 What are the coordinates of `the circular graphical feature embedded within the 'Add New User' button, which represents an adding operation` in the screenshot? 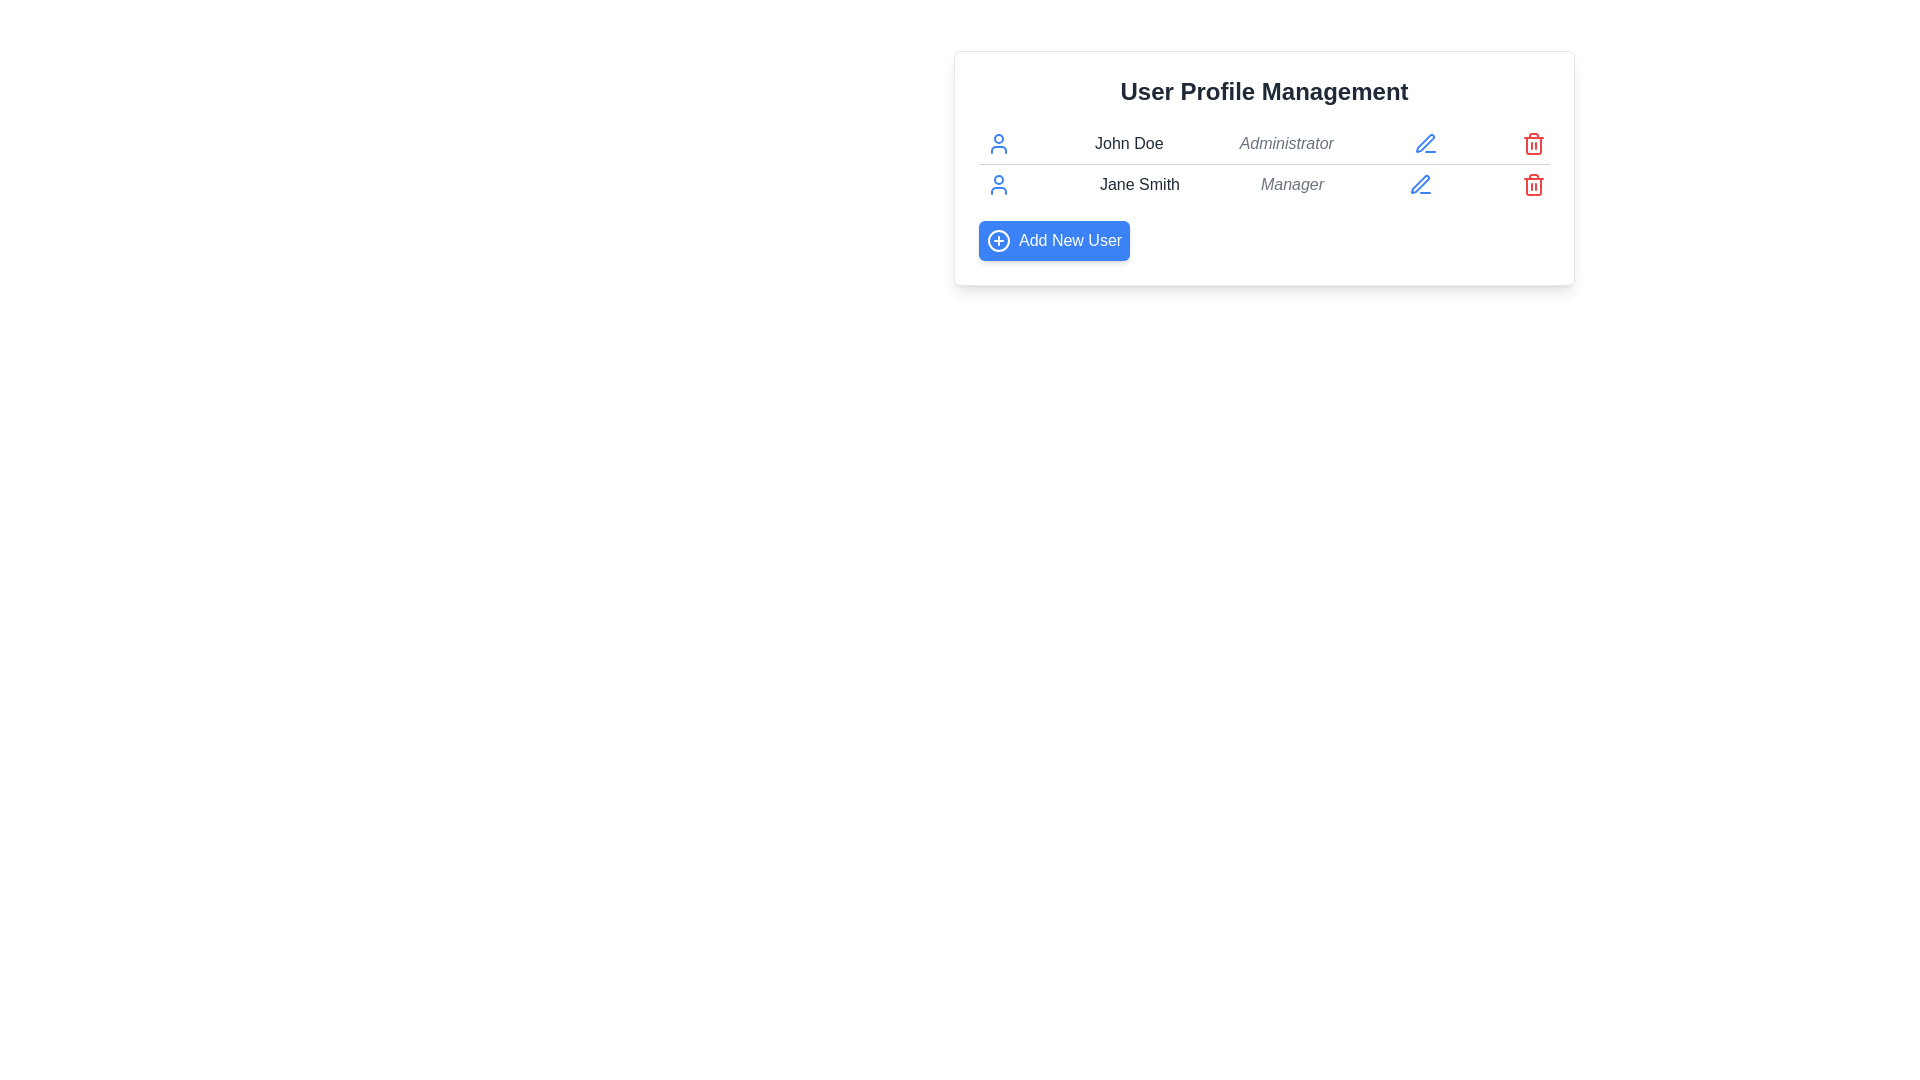 It's located at (998, 239).